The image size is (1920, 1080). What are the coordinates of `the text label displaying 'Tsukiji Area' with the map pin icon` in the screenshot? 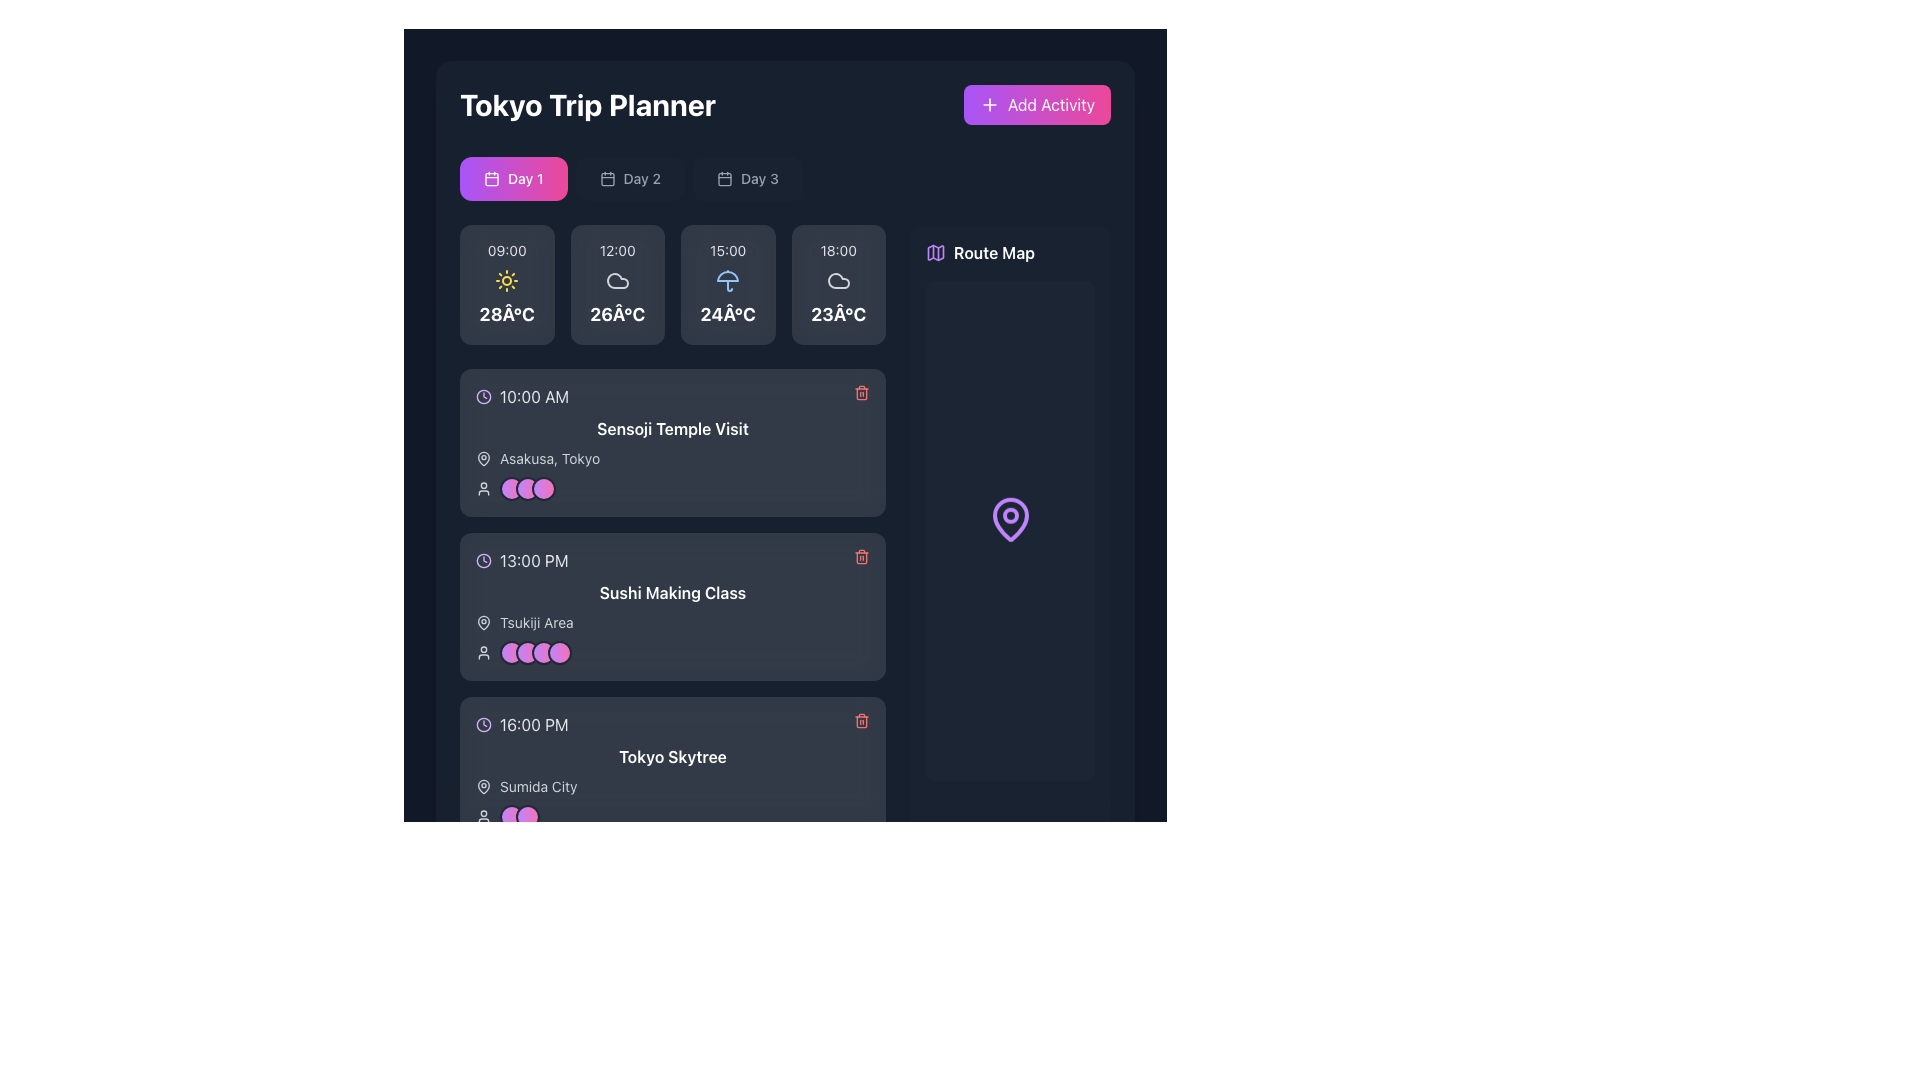 It's located at (672, 622).